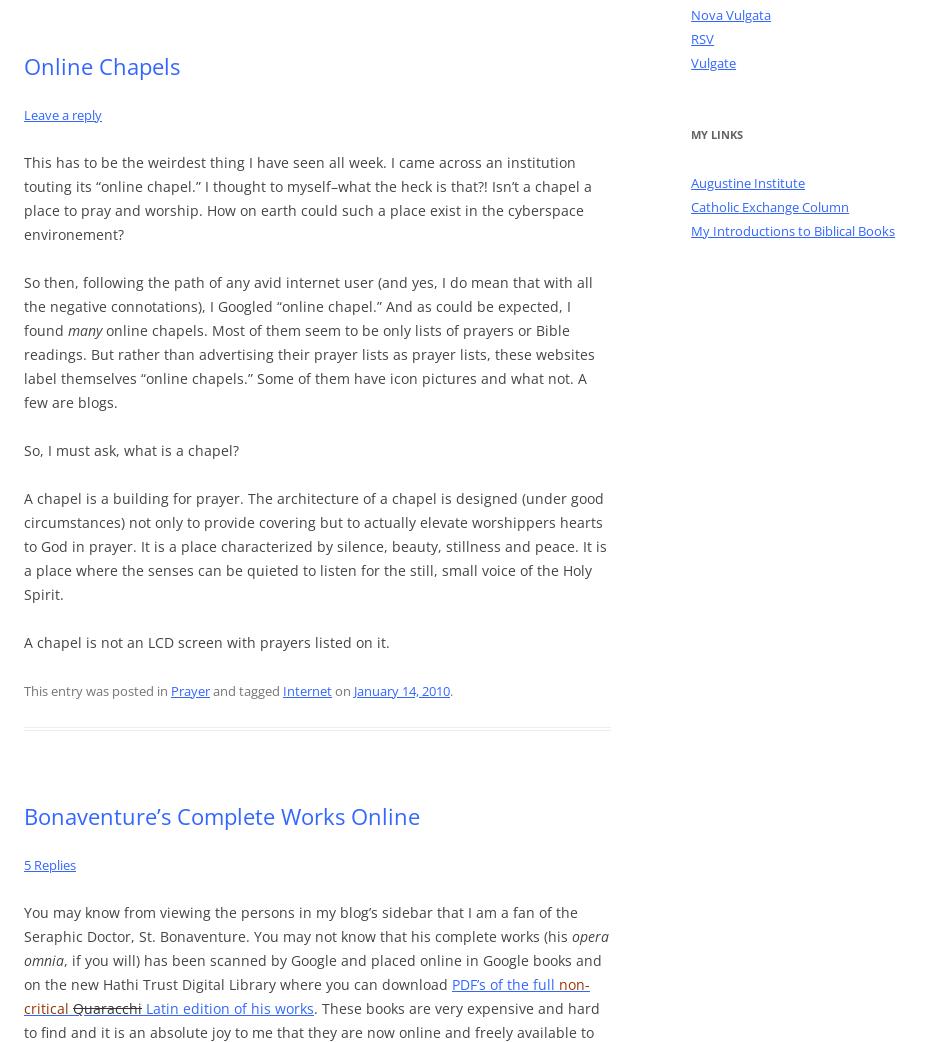 This screenshot has width=950, height=1042. I want to click on 'and tagged', so click(245, 690).